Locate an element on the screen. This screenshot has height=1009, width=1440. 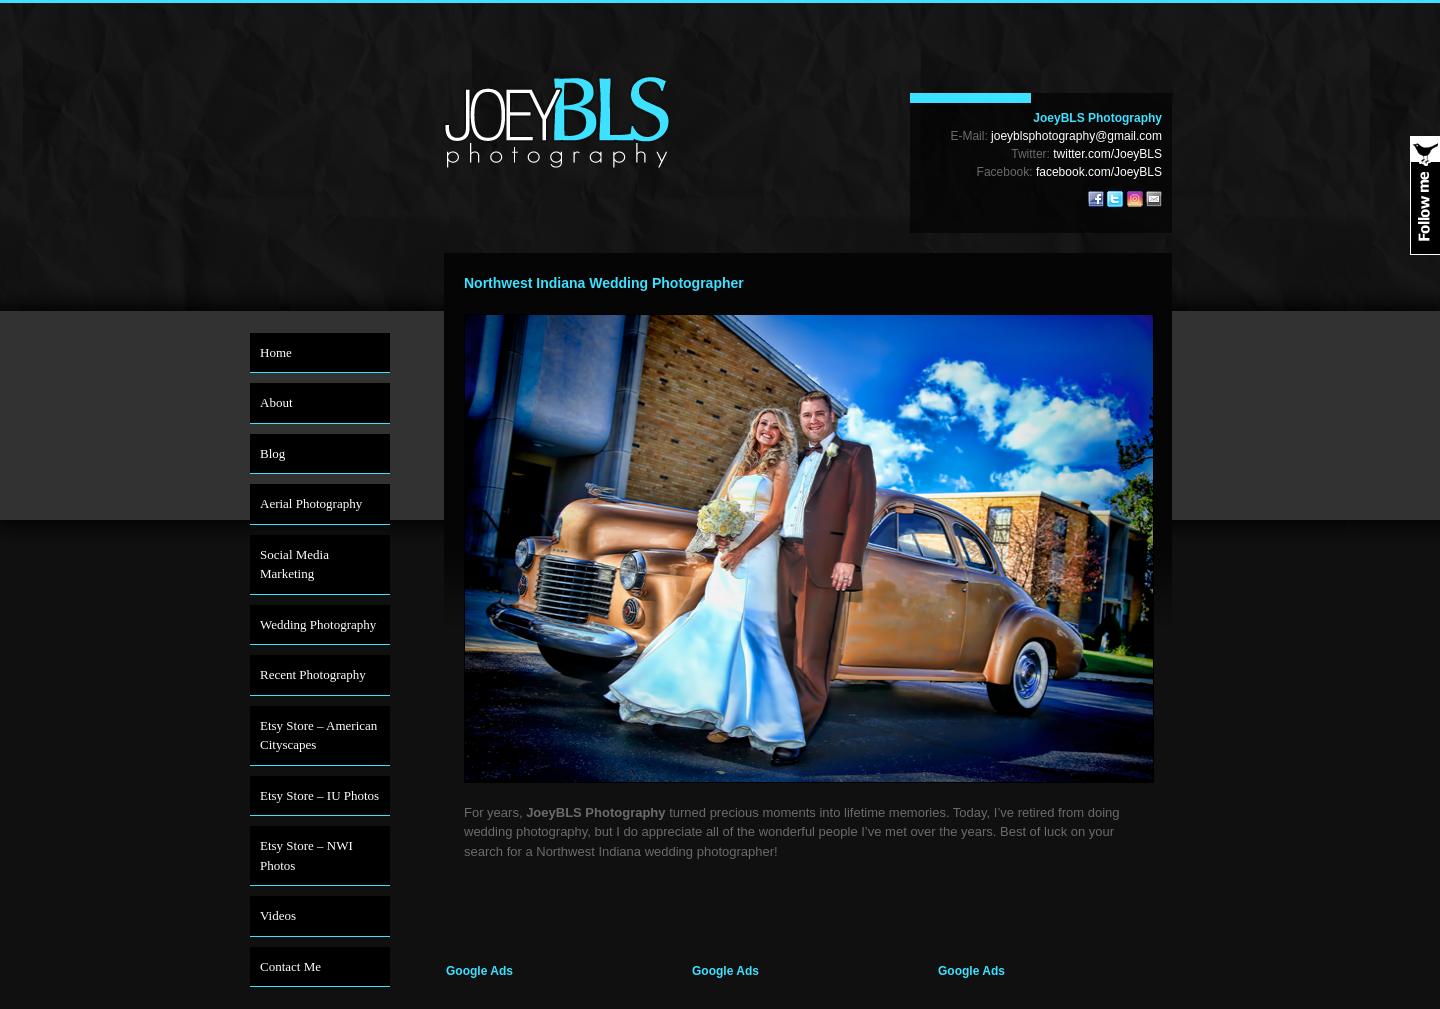
'facebook.com/JoeyBLS' is located at coordinates (1097, 171).